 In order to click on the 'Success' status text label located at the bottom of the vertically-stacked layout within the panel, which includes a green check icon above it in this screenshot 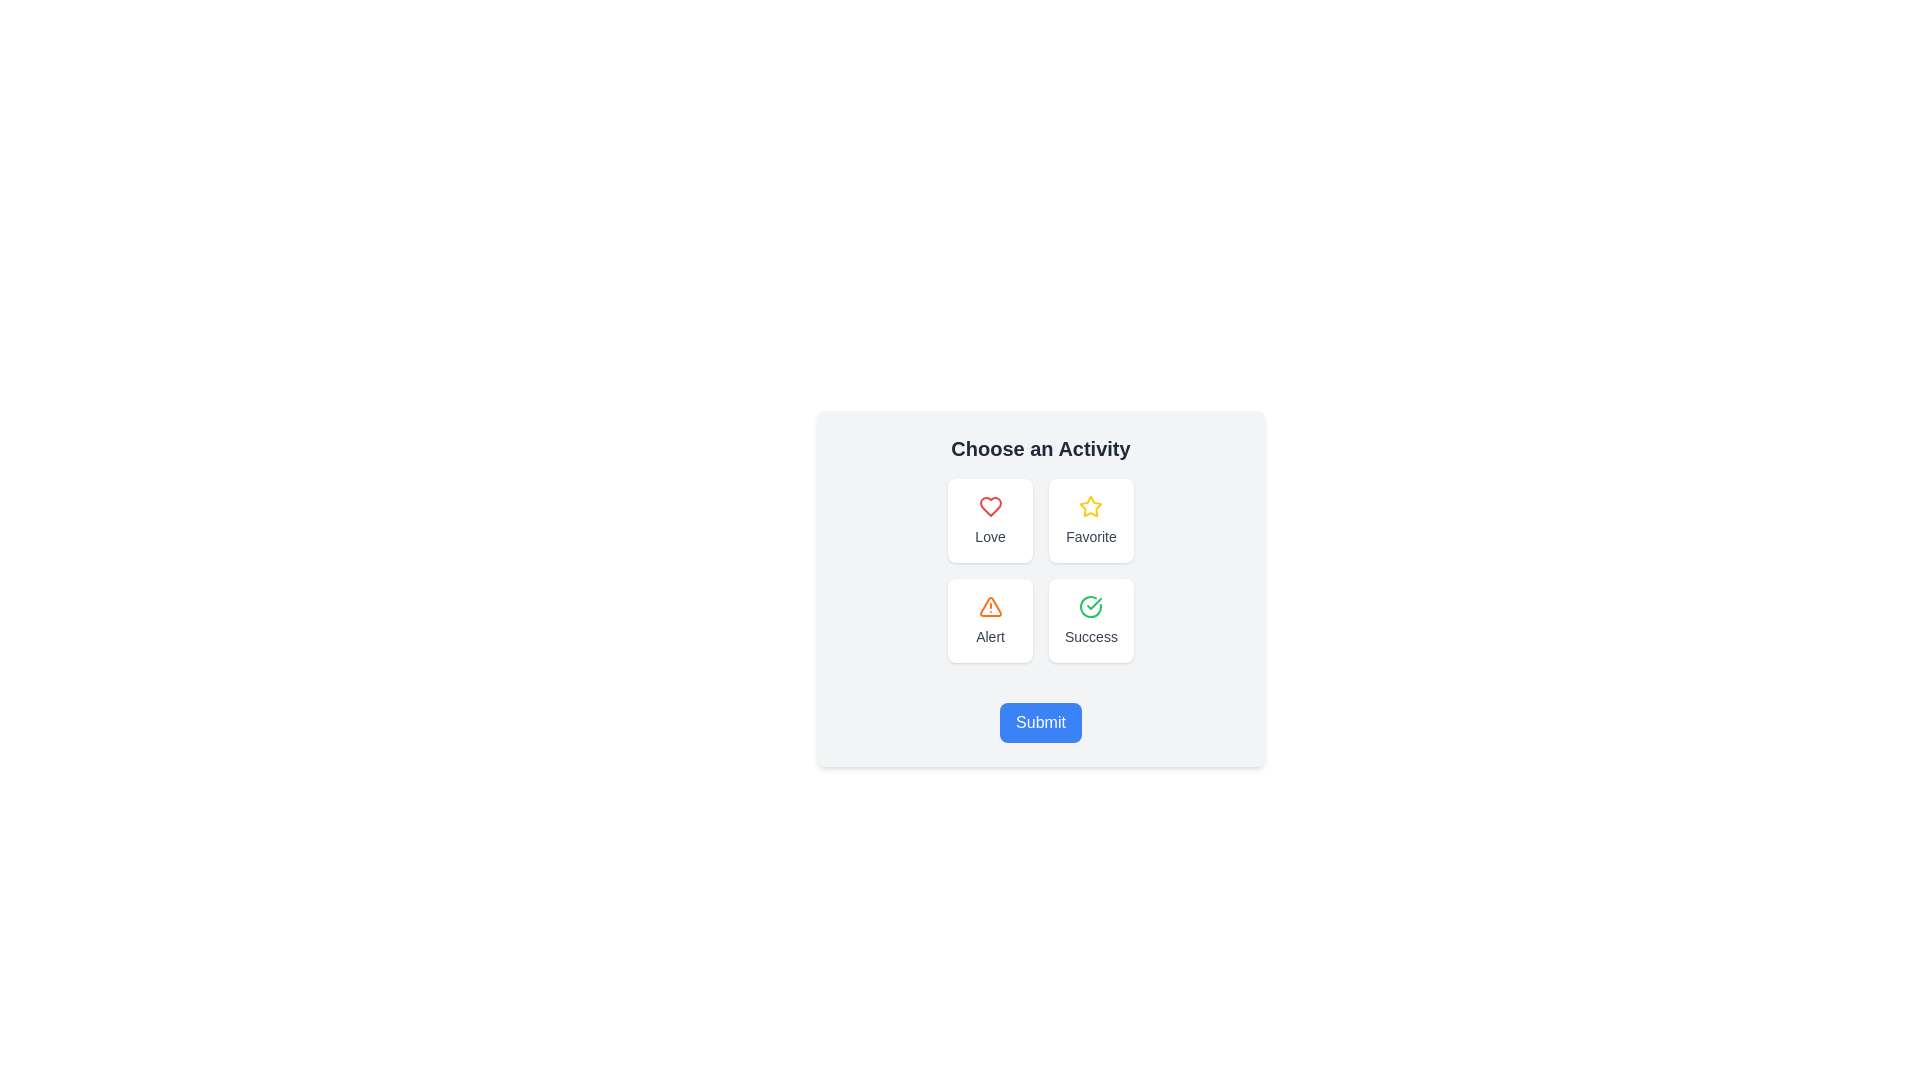, I will do `click(1090, 636)`.